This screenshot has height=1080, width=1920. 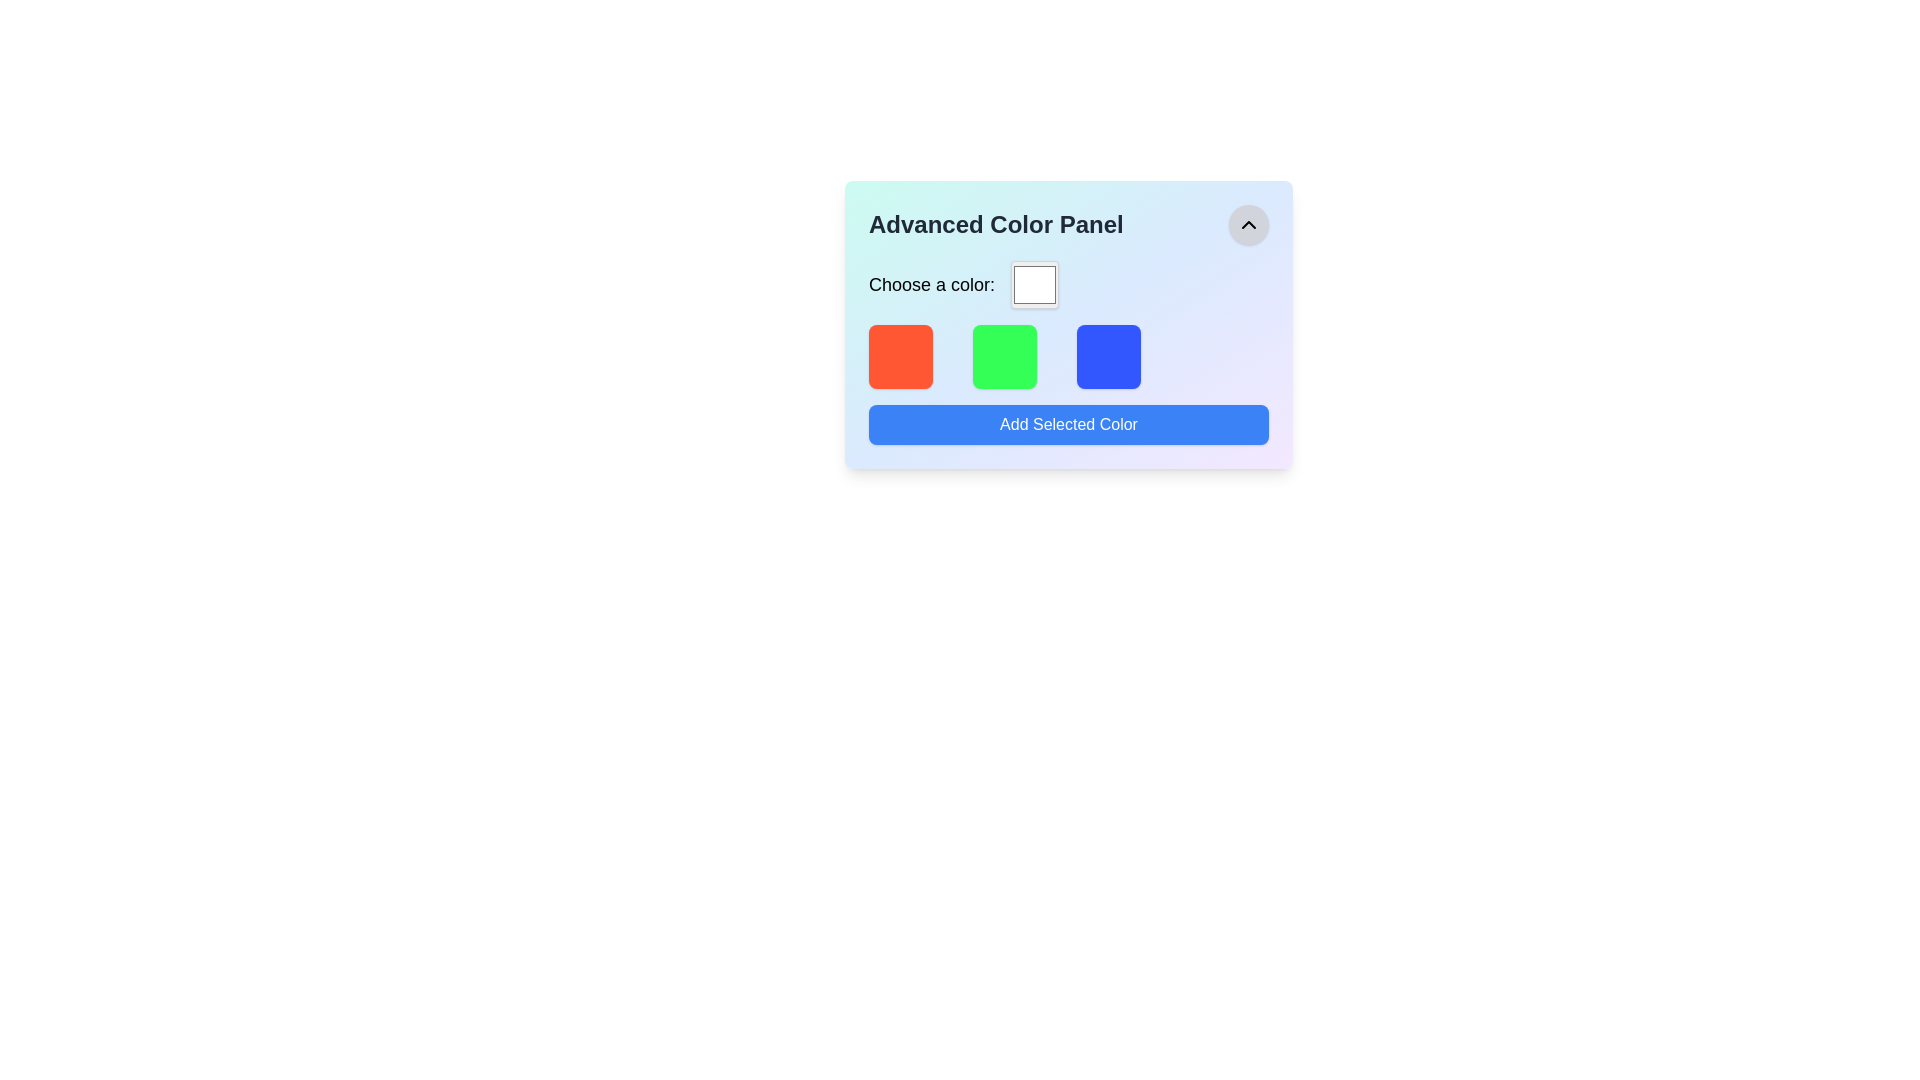 What do you see at coordinates (1107, 356) in the screenshot?
I see `the Color representation block, which is a square-shaped element with a blue background and rounded corners, the third element in a row of four squares within the Advanced Color Panel interface` at bounding box center [1107, 356].